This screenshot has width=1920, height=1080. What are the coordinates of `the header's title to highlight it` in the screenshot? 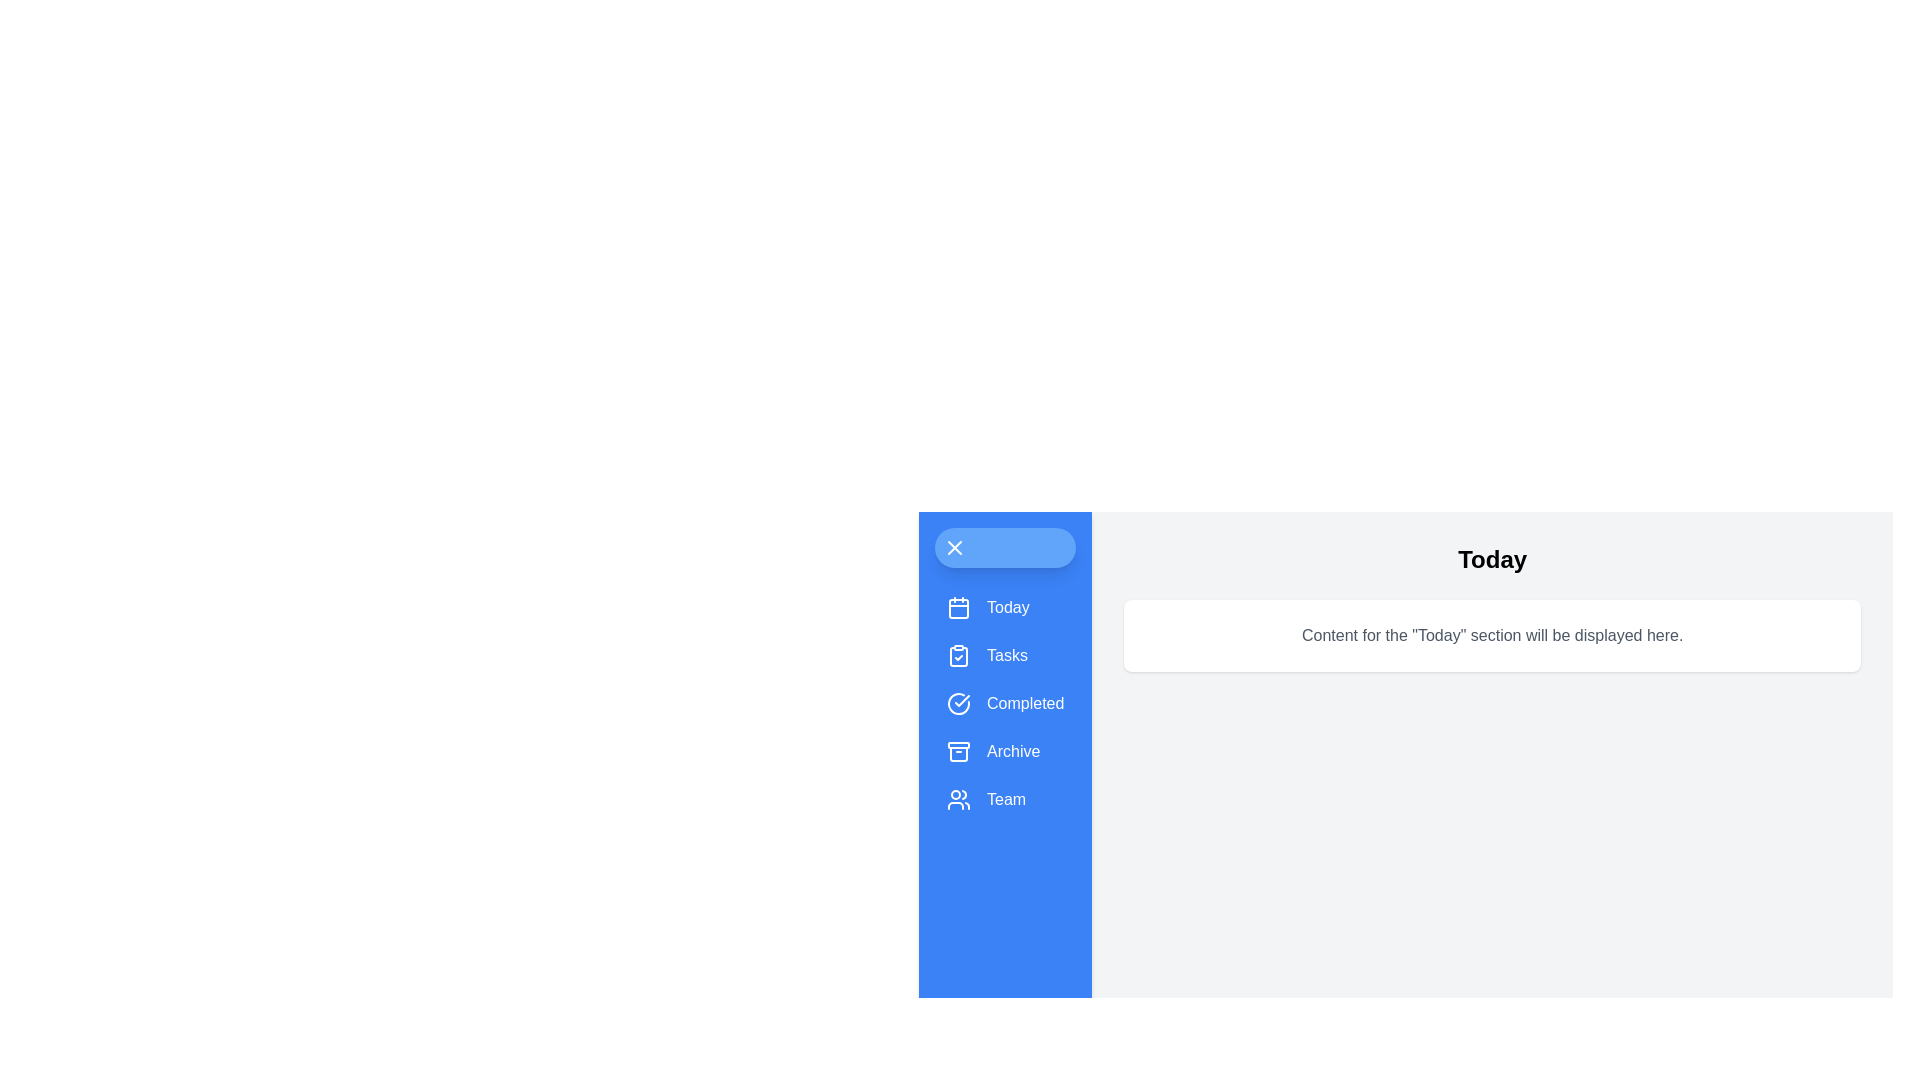 It's located at (1492, 559).